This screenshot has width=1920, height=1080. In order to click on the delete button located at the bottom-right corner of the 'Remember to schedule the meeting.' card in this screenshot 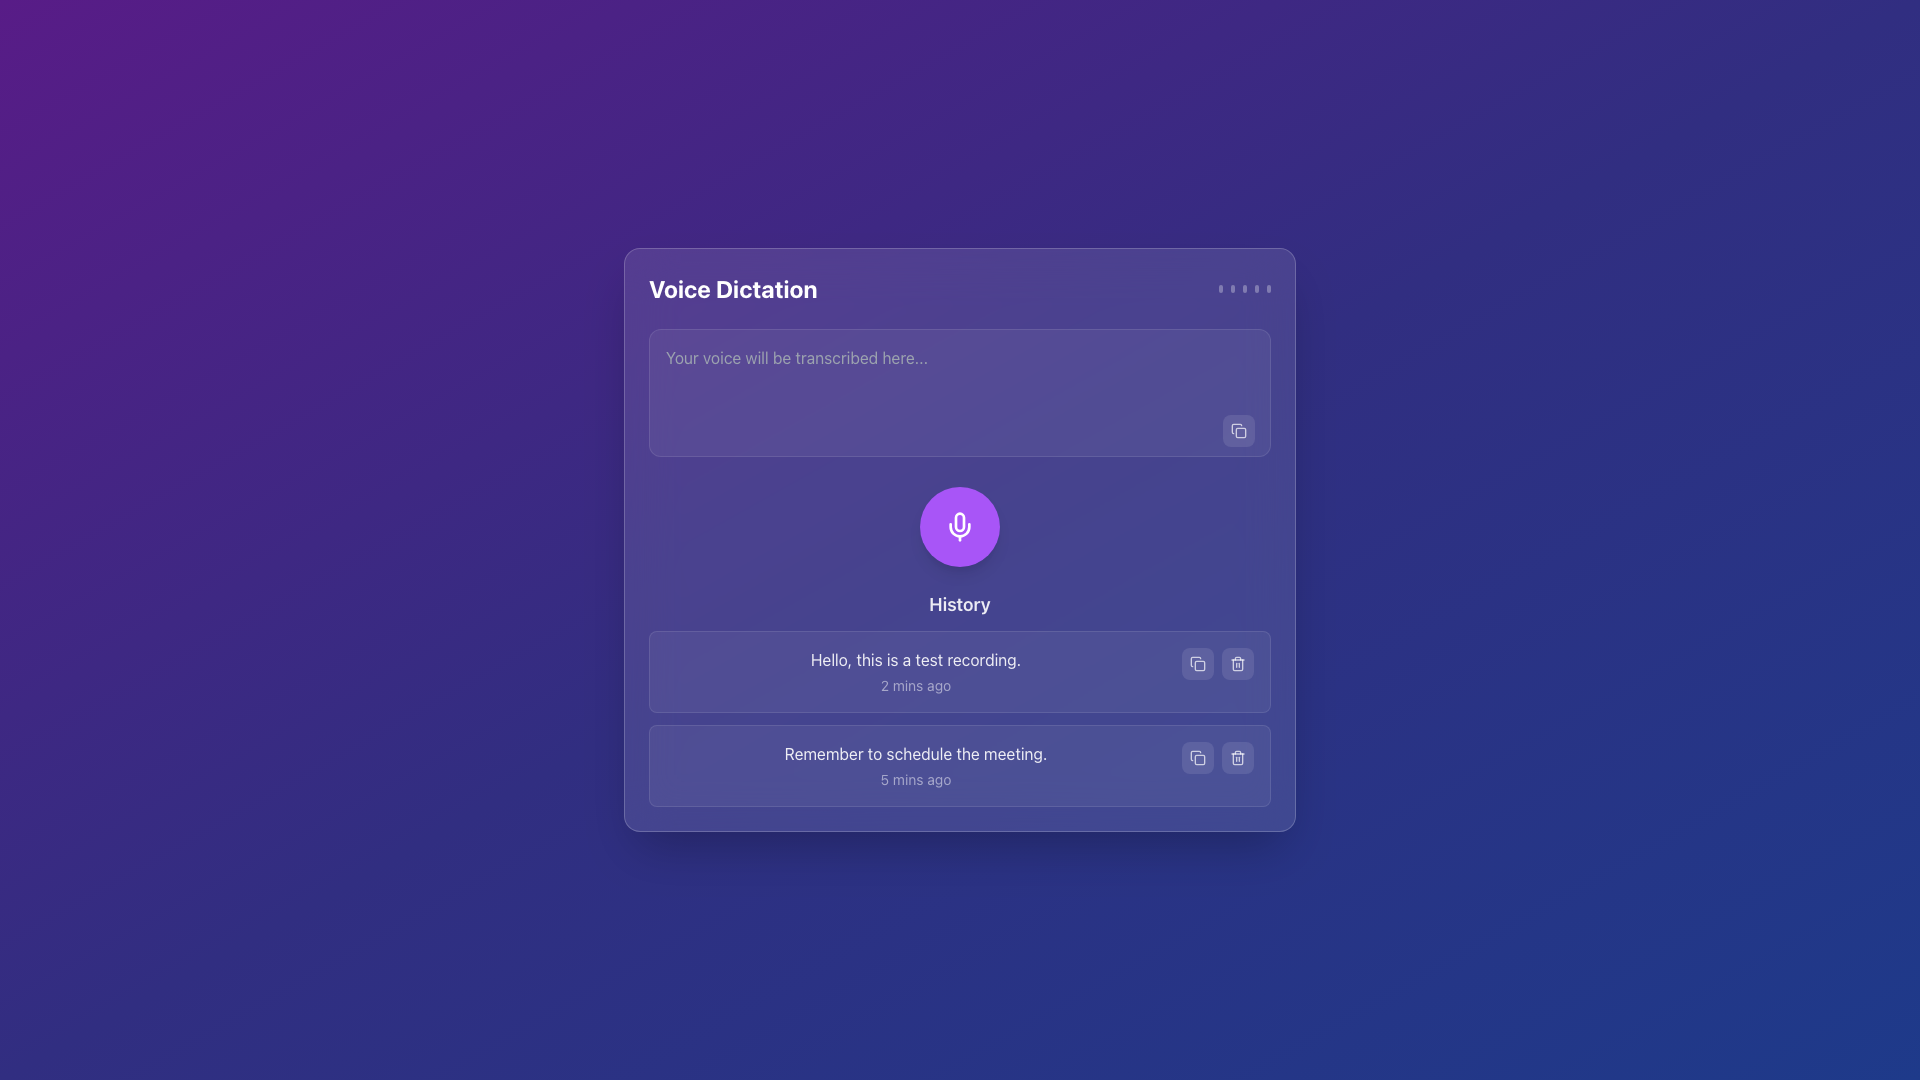, I will do `click(1237, 758)`.